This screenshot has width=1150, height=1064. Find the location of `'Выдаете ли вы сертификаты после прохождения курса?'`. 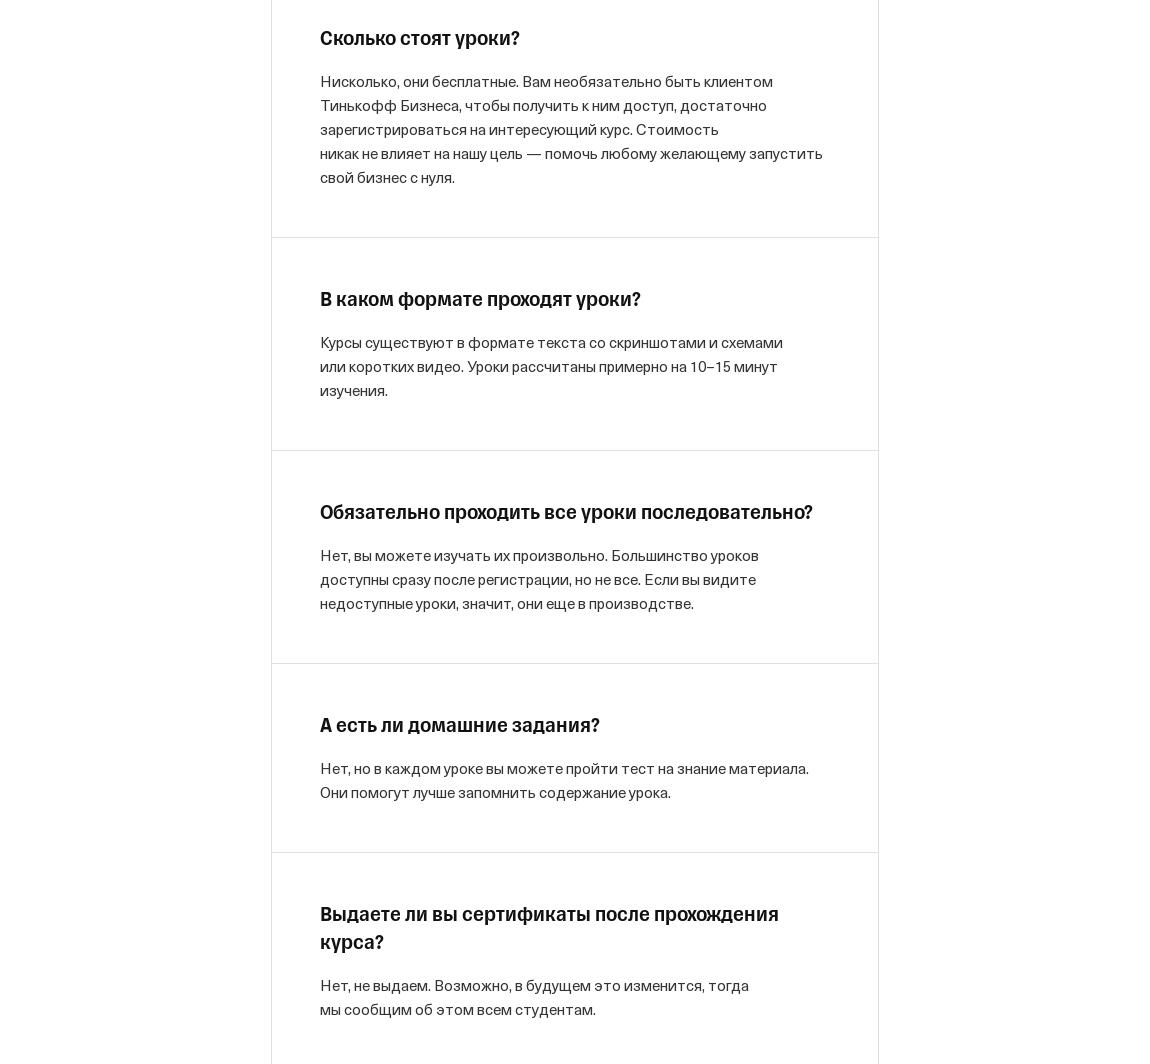

'Выдаете ли вы сертификаты после прохождения курса?' is located at coordinates (549, 928).